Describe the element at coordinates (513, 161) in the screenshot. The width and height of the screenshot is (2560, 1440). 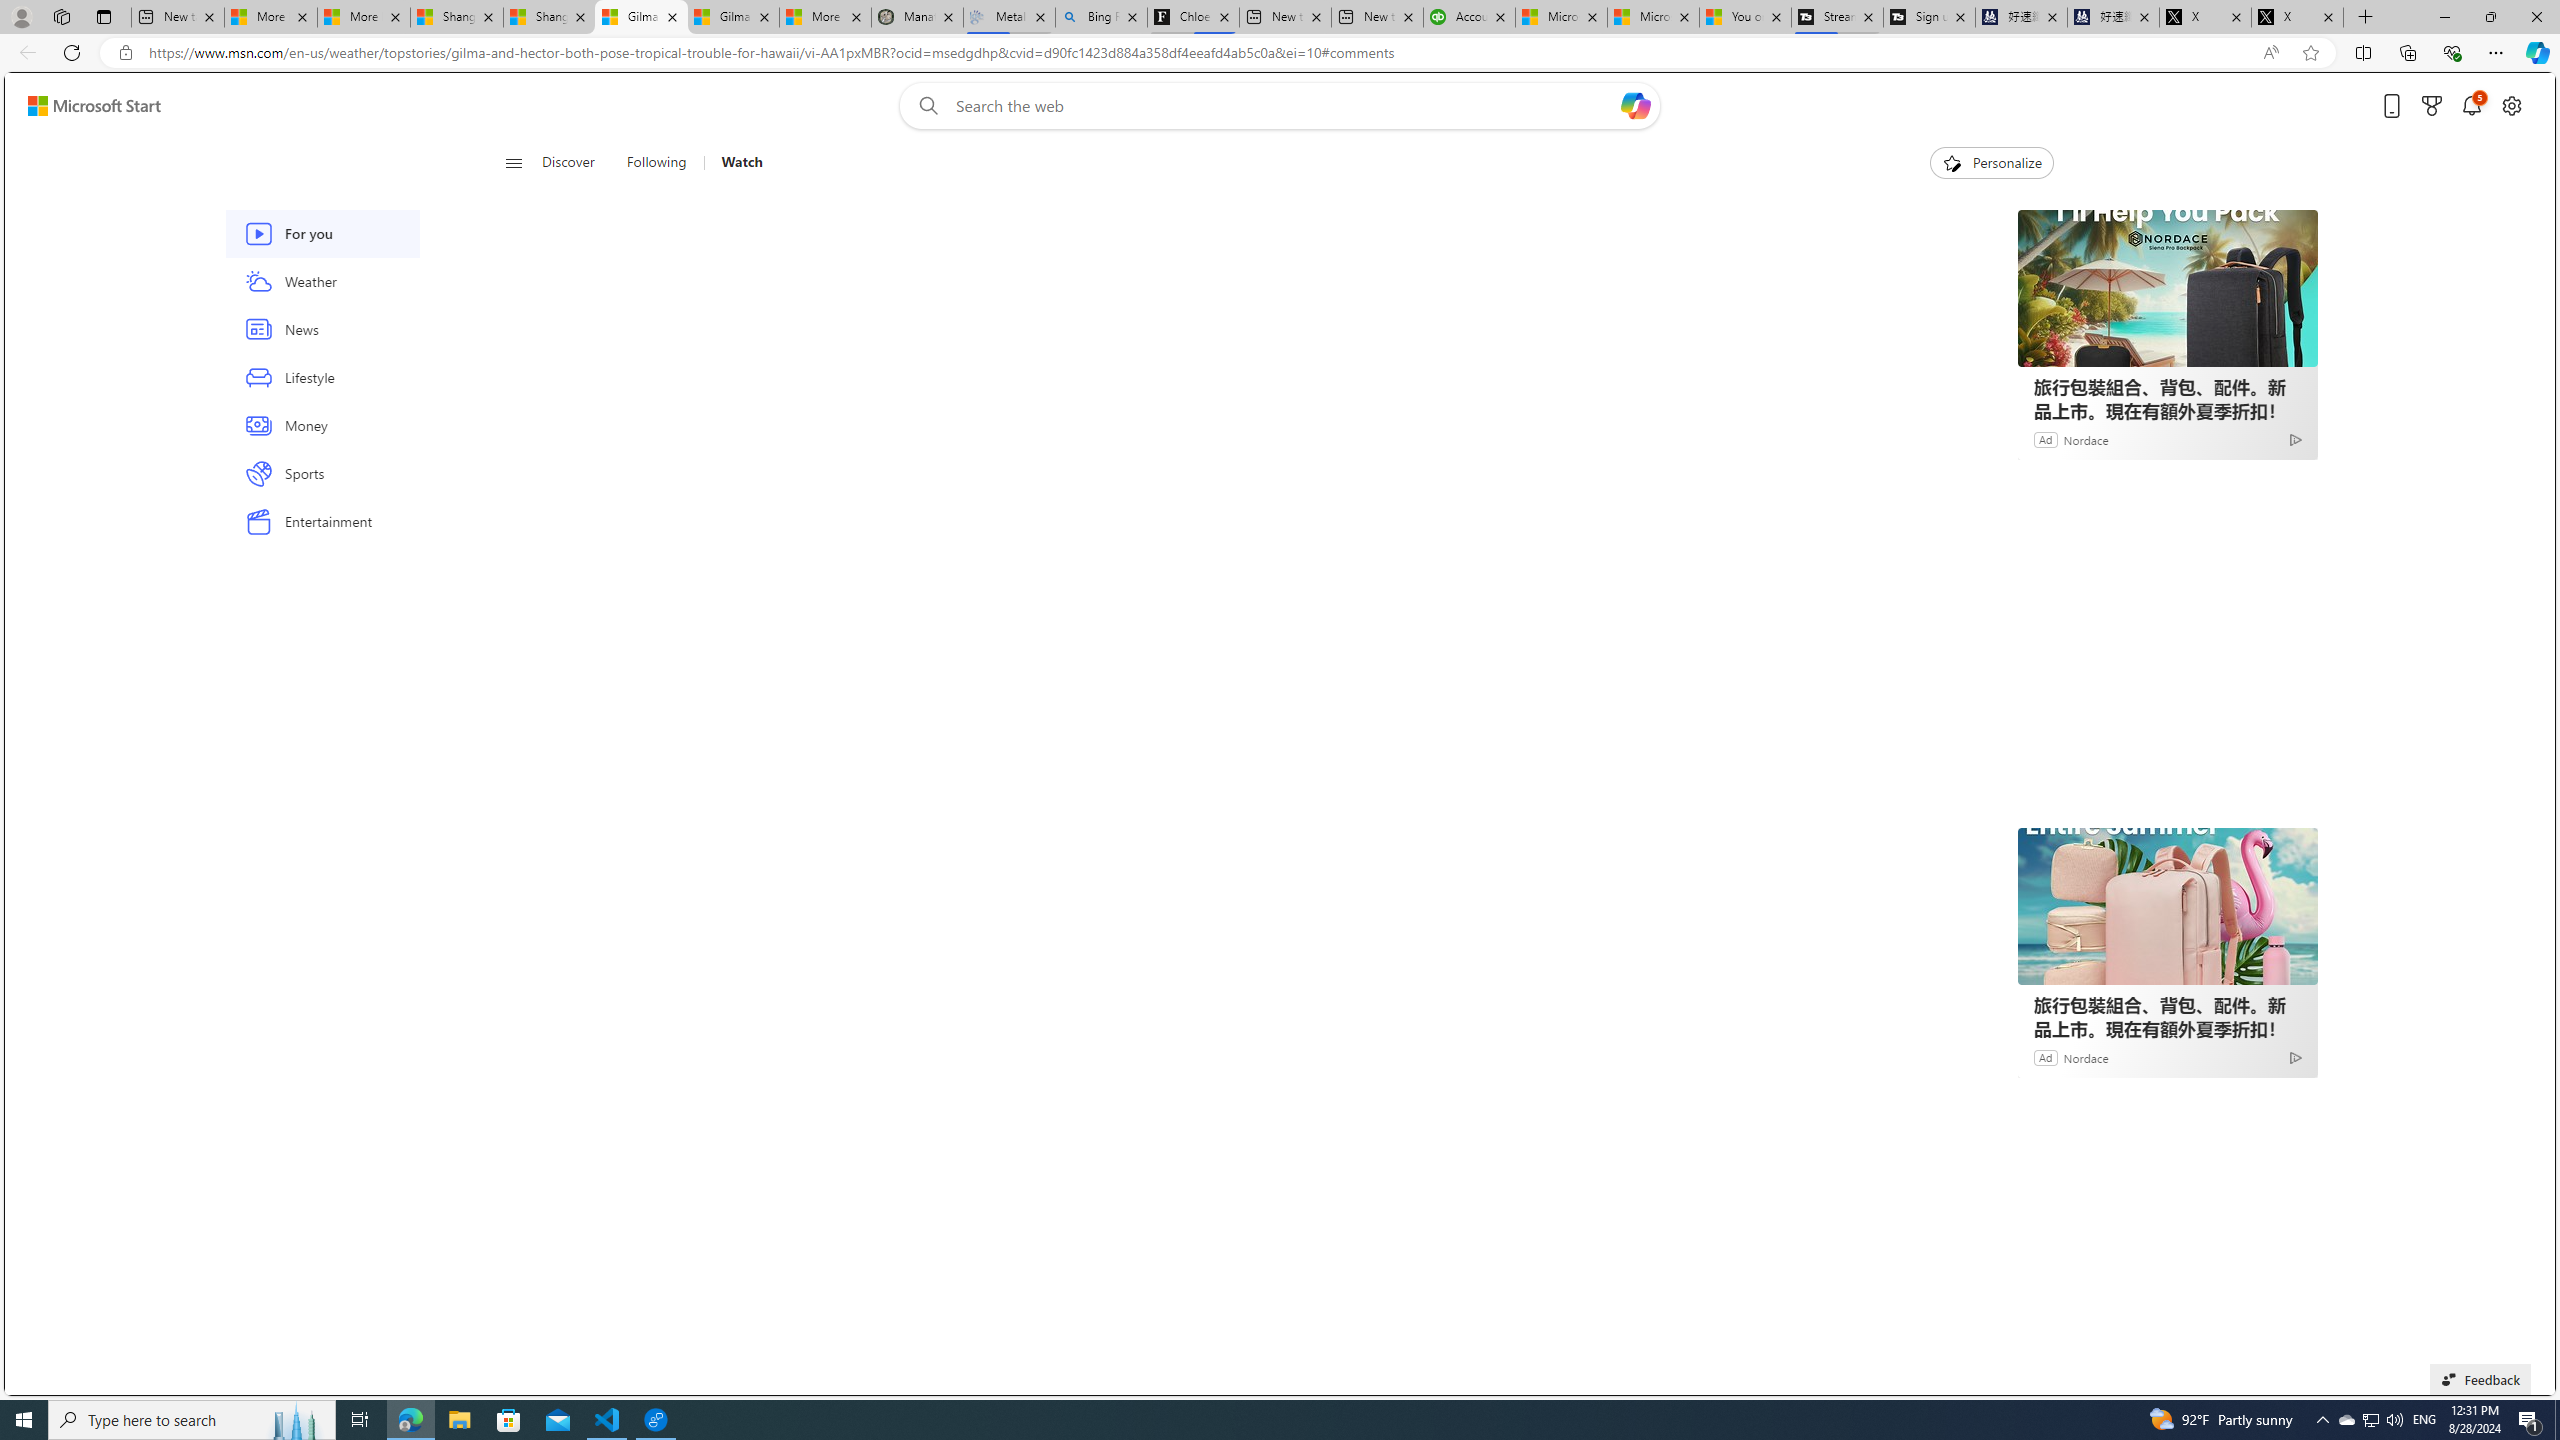
I see `'Open navigation menu'` at that location.